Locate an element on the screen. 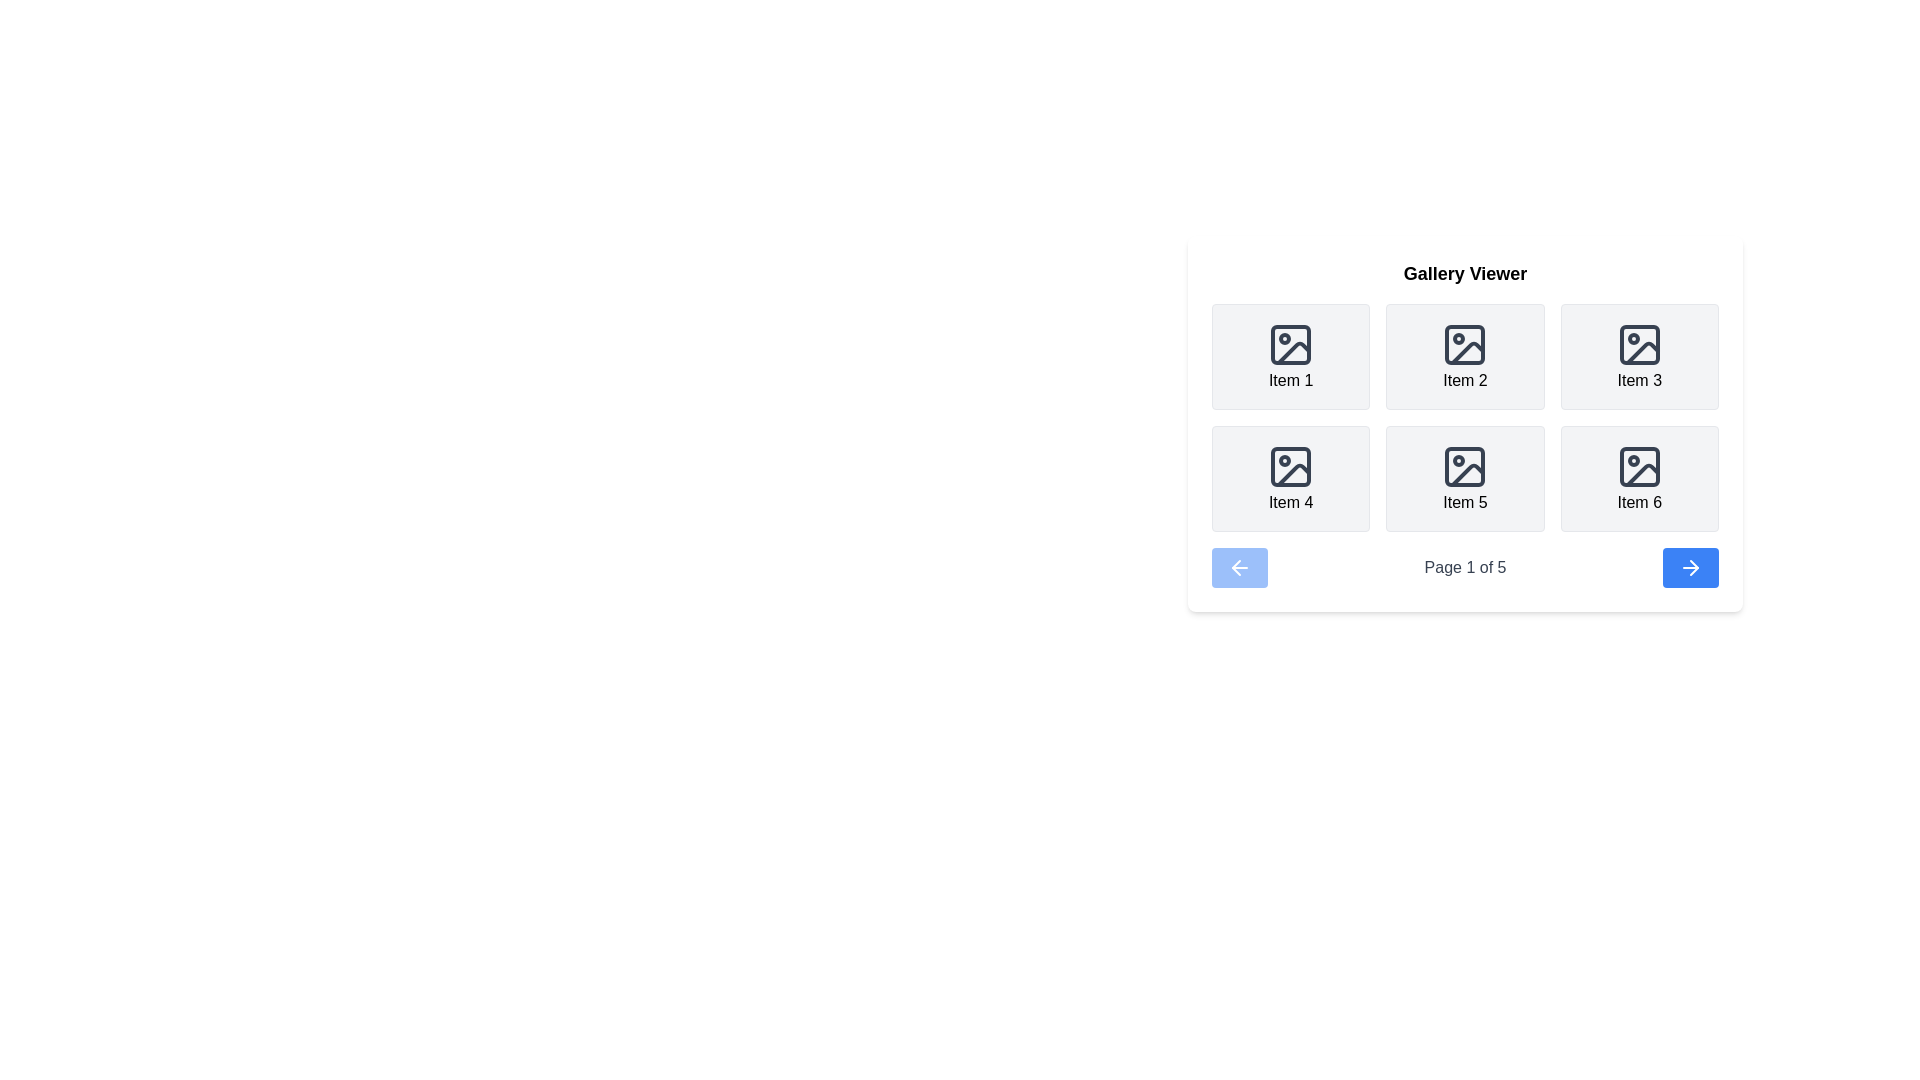  the text label displaying 'Page 1 of 5' in gray font, located centrally below the main gallery display area in the pagination section is located at coordinates (1465, 567).